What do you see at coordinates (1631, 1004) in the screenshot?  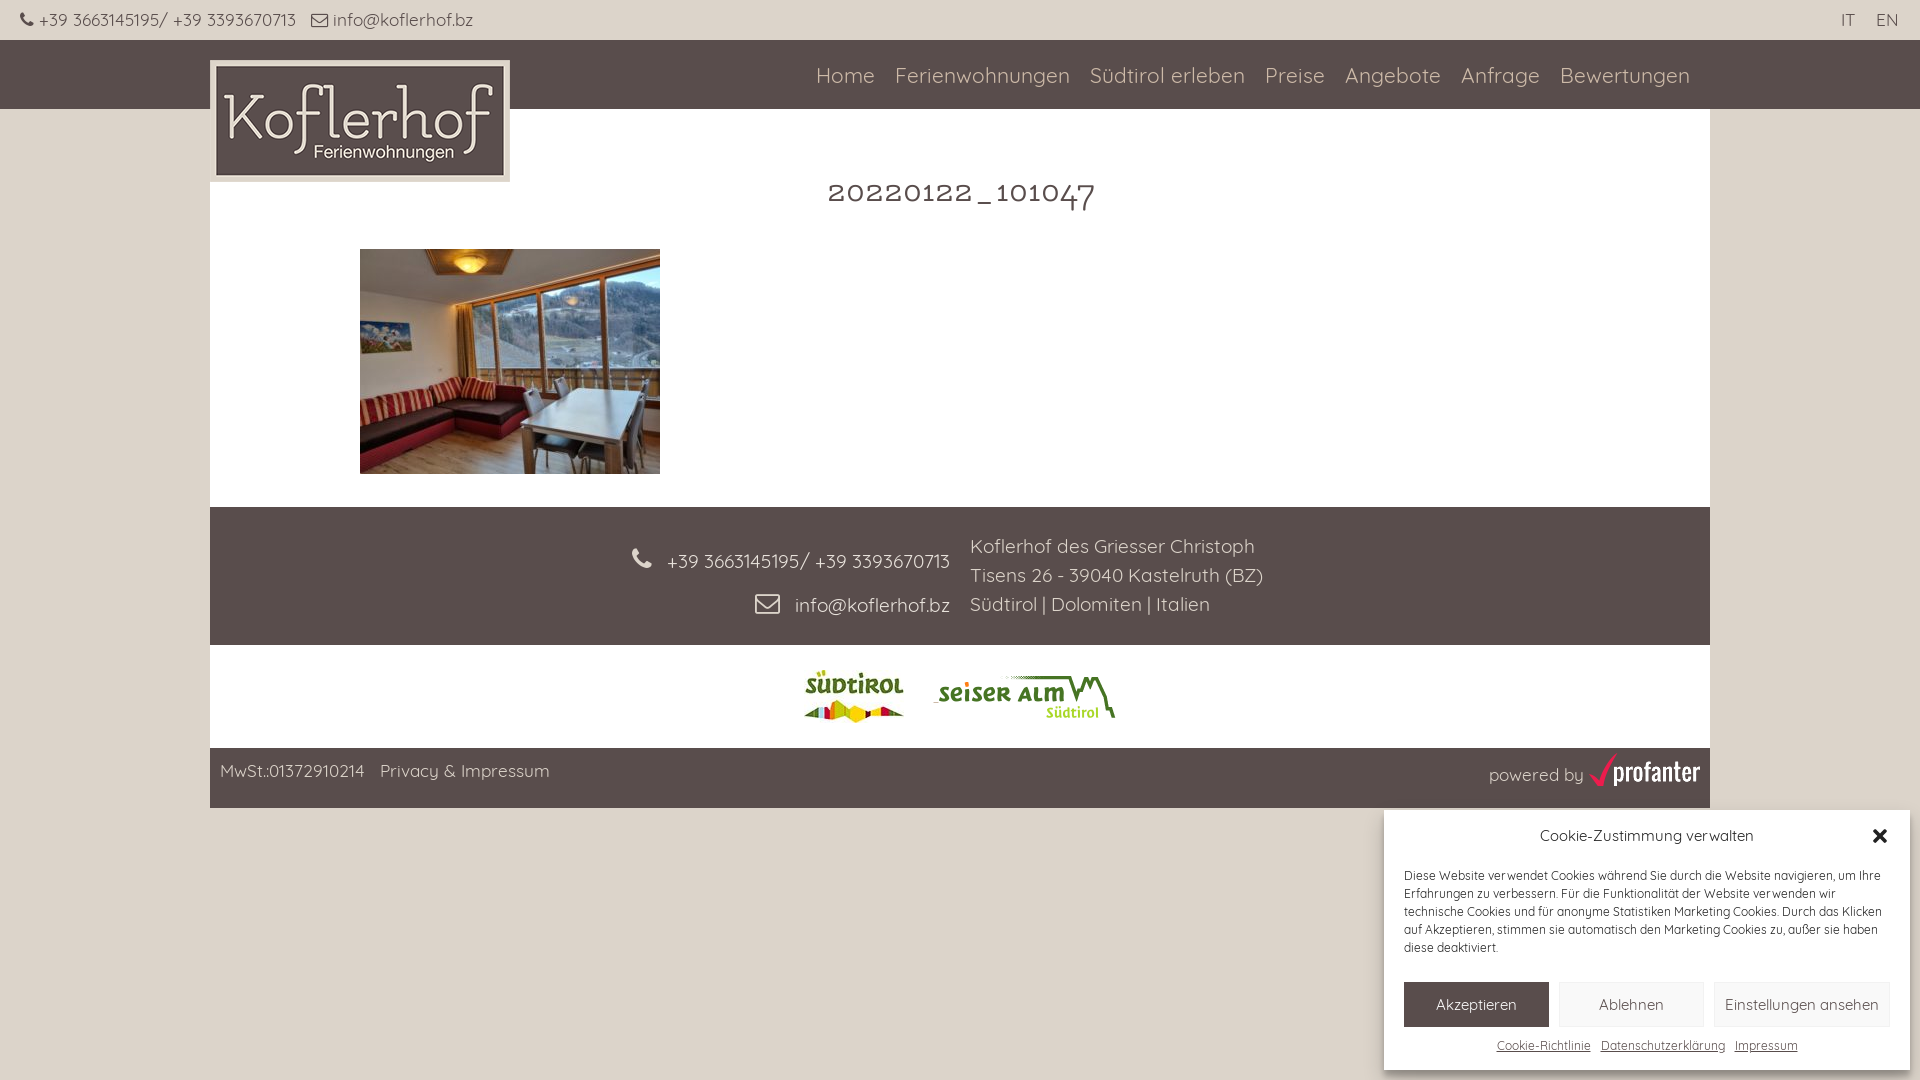 I see `'Ablehnen'` at bounding box center [1631, 1004].